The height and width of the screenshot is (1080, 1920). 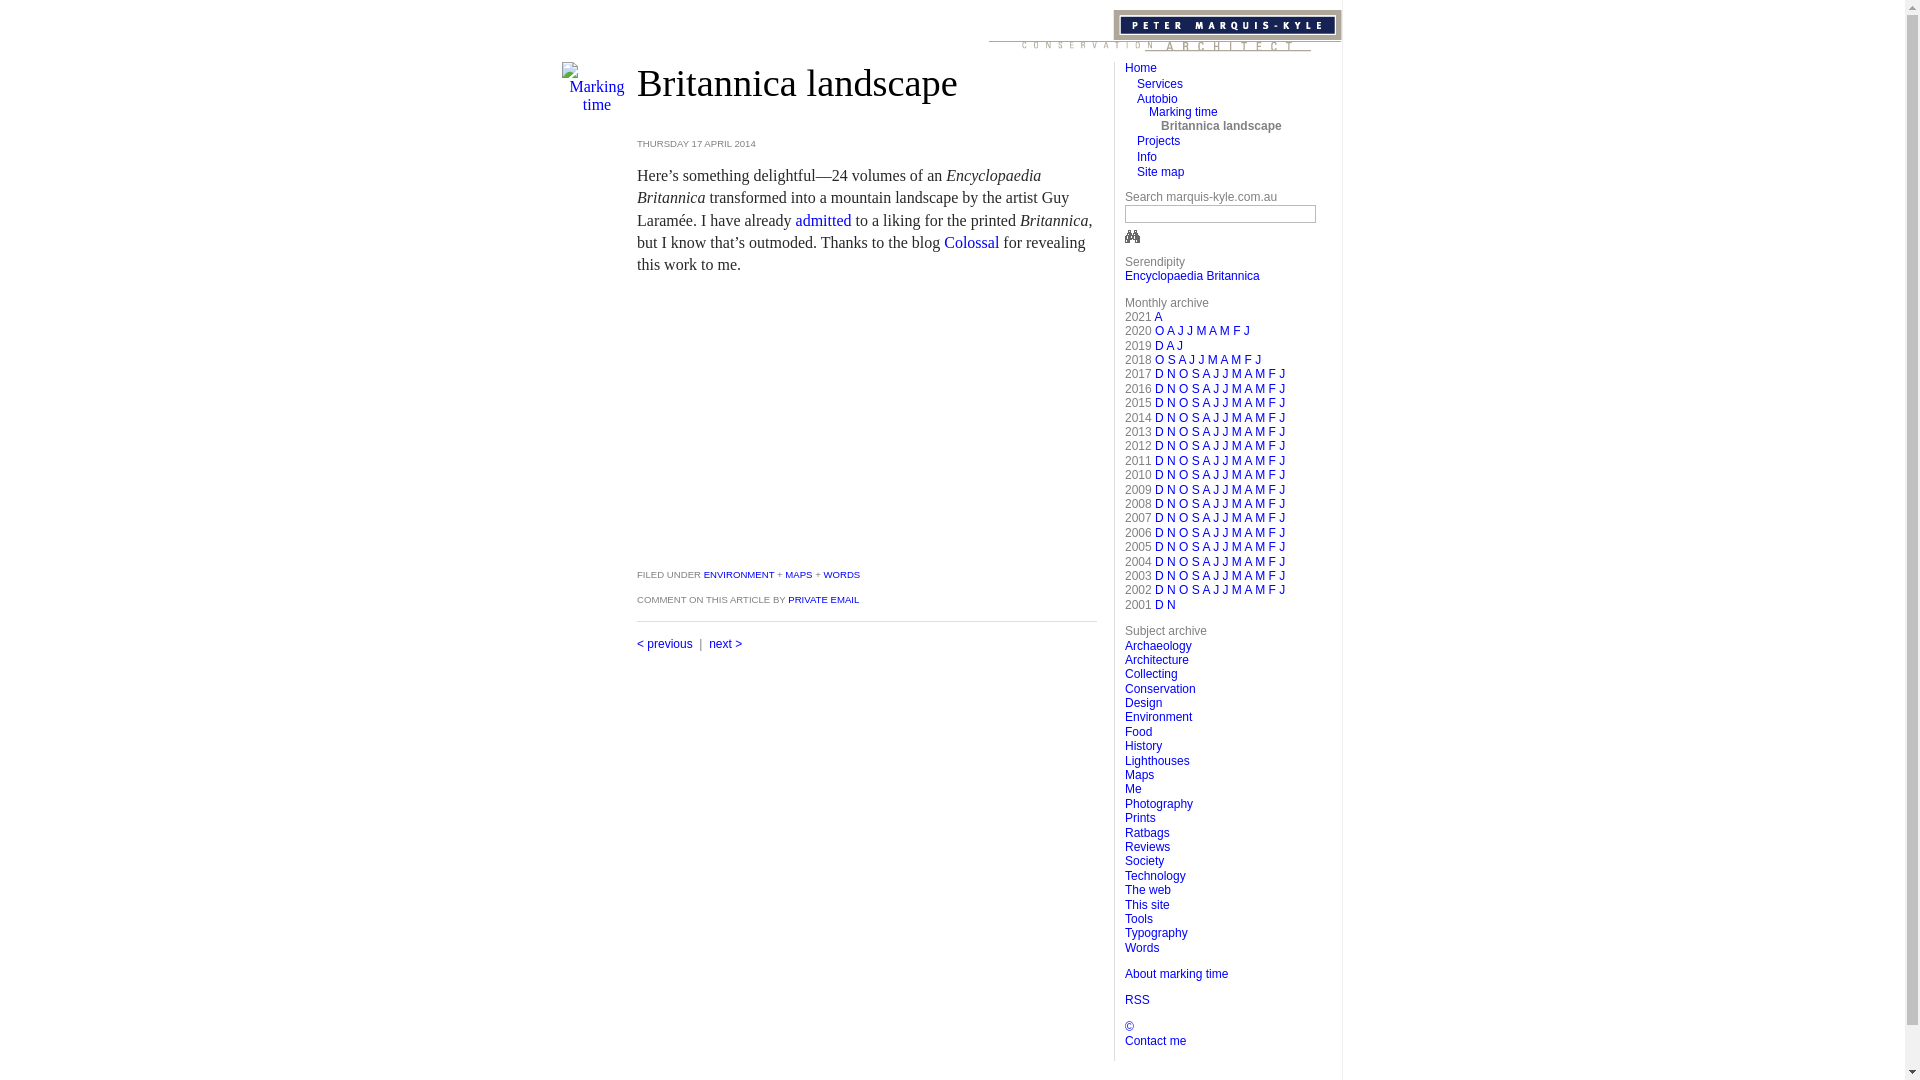 I want to click on 'This site', so click(x=1147, y=905).